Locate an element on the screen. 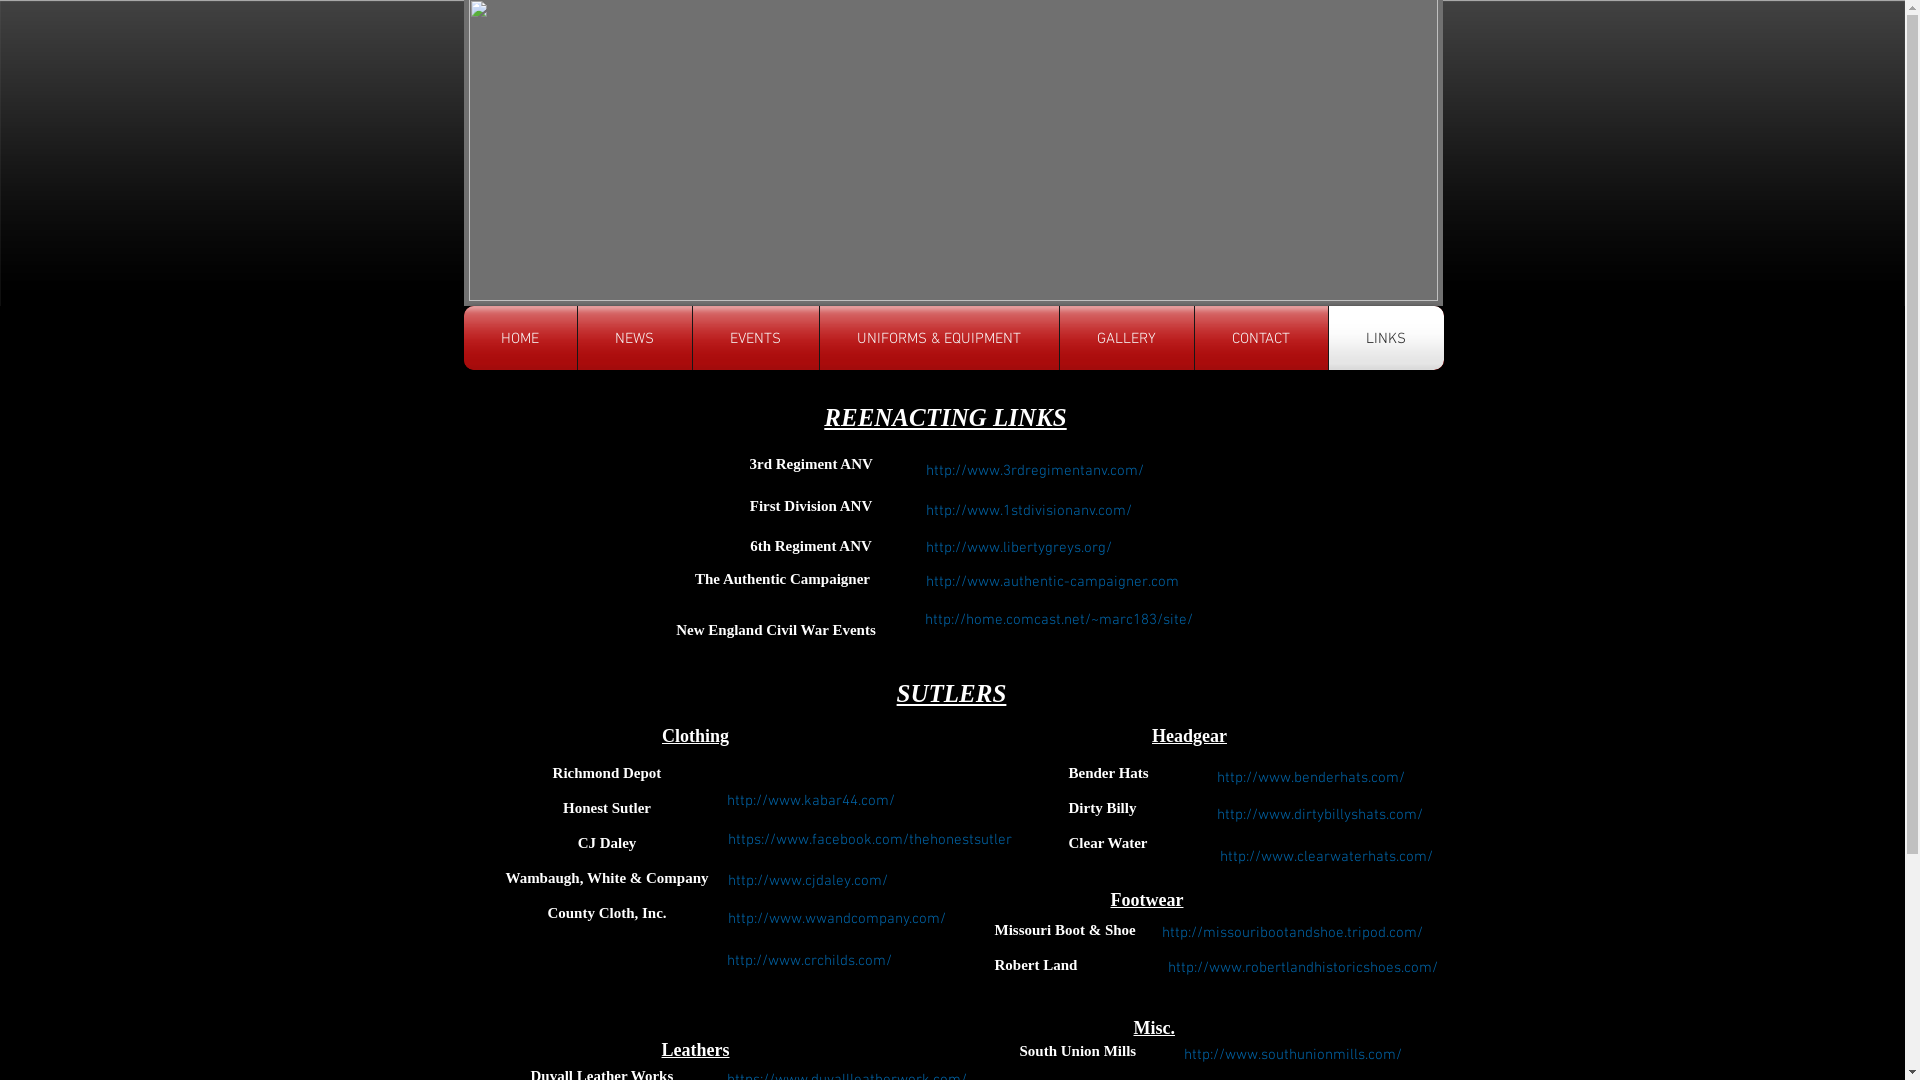 This screenshot has width=1920, height=1080. 'http://www.clearwaterhats.com/' is located at coordinates (1325, 855).